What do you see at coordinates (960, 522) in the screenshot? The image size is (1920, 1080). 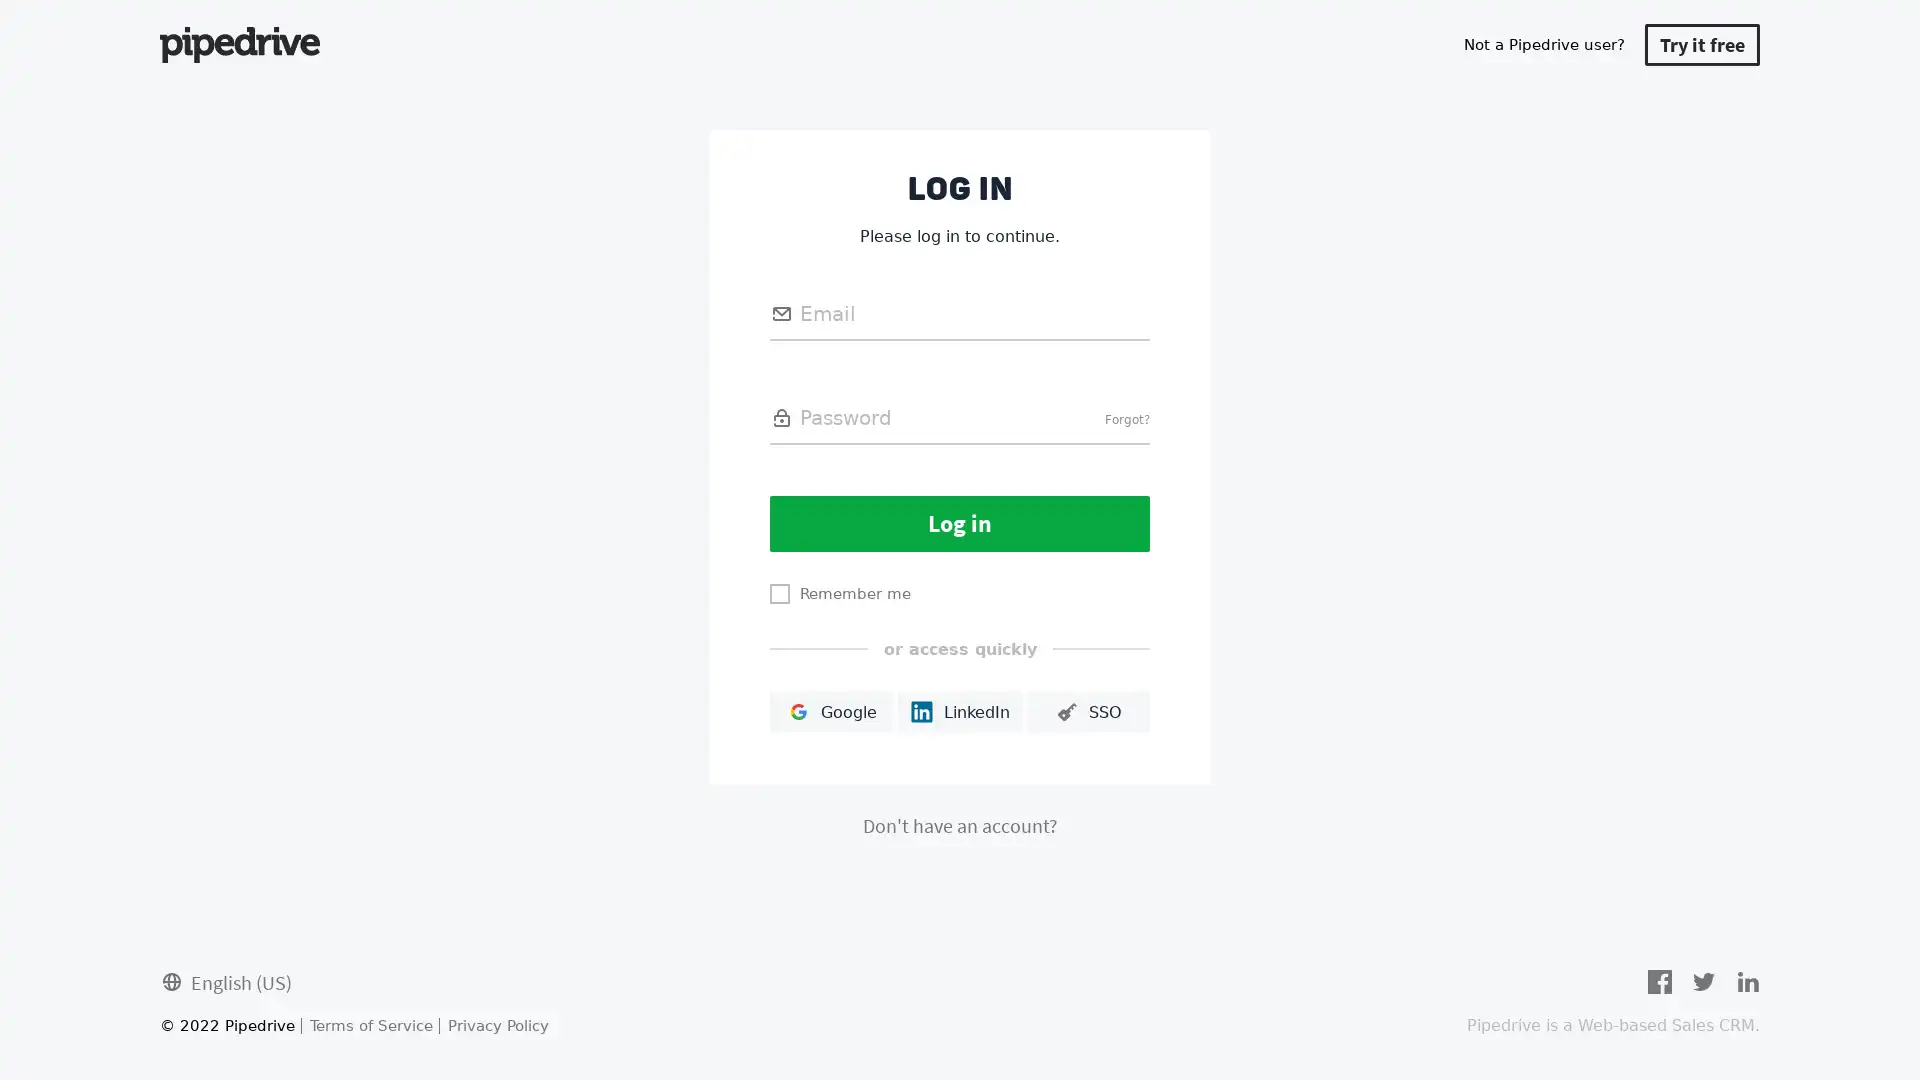 I see `Log in` at bounding box center [960, 522].